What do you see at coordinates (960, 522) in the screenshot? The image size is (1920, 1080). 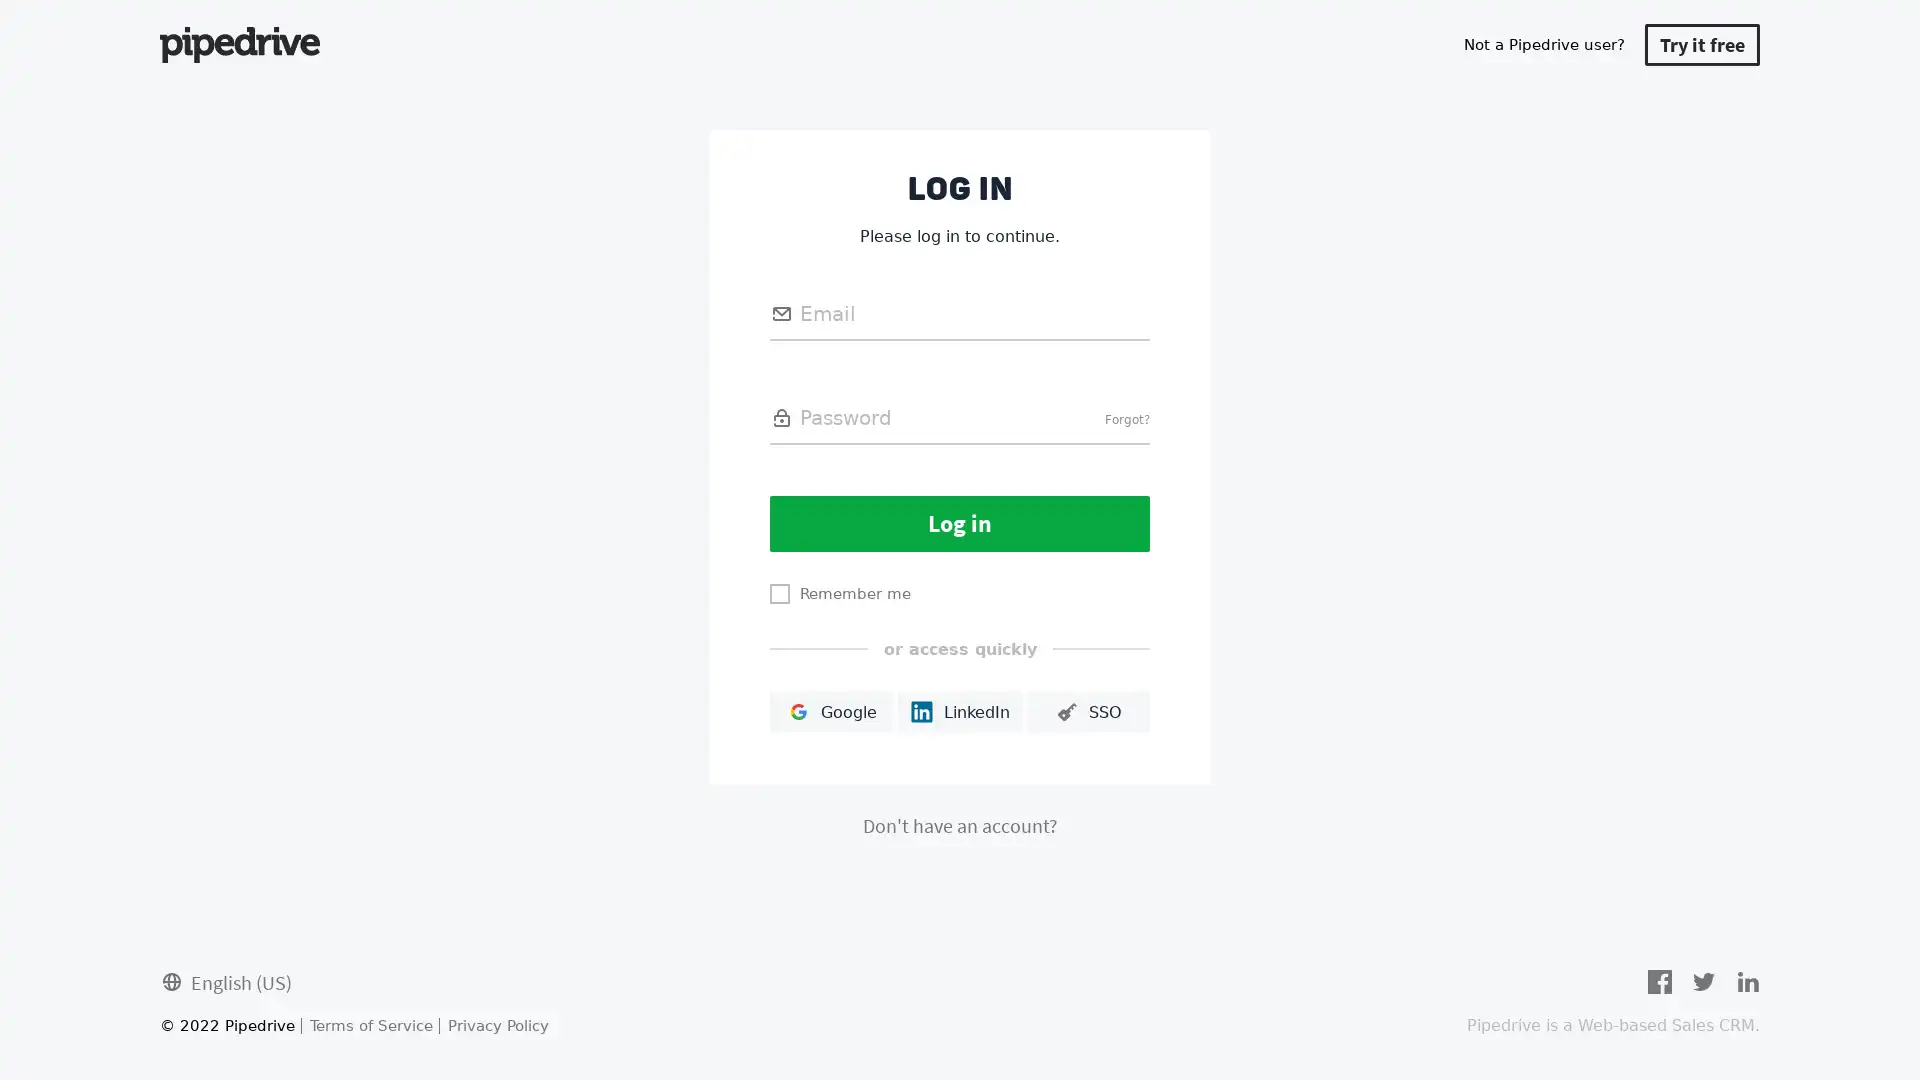 I see `Log in` at bounding box center [960, 522].